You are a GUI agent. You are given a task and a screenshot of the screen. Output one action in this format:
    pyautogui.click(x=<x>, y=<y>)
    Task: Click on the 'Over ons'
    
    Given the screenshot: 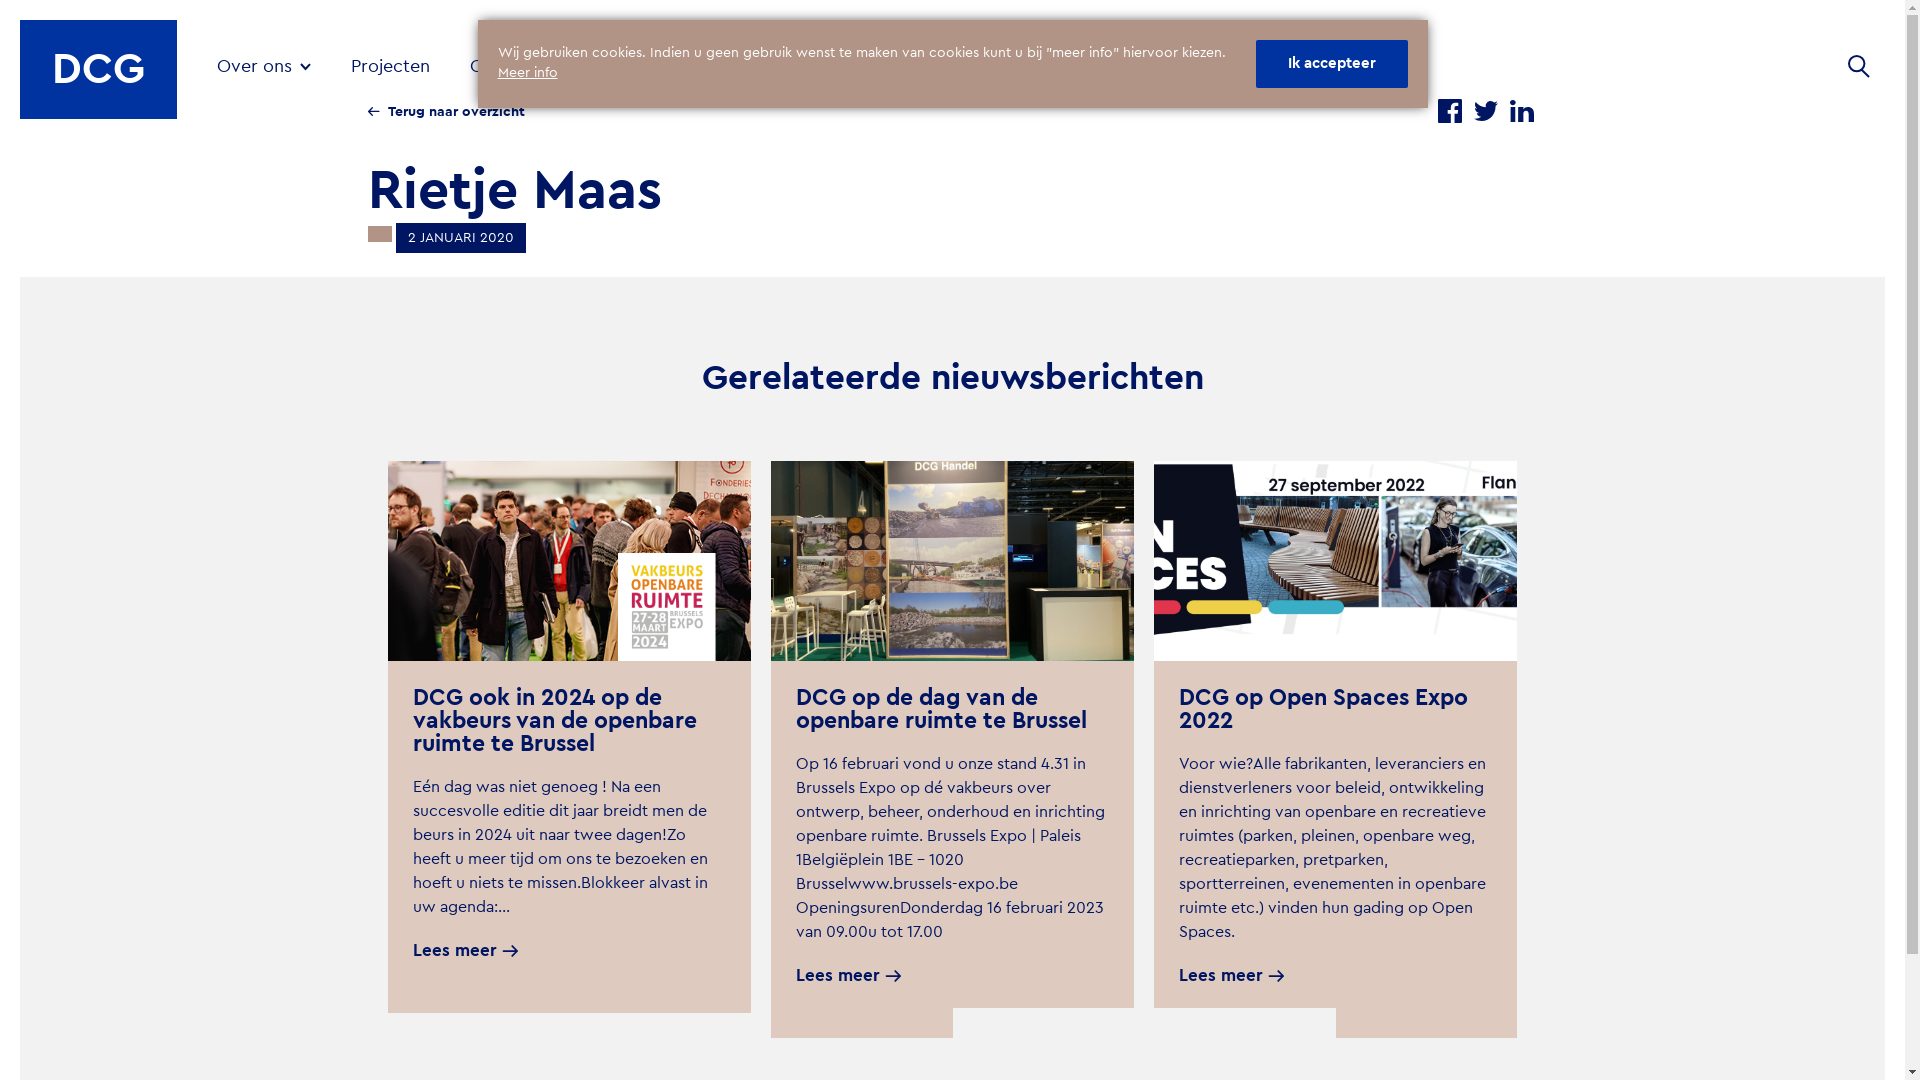 What is the action you would take?
    pyautogui.click(x=263, y=64)
    